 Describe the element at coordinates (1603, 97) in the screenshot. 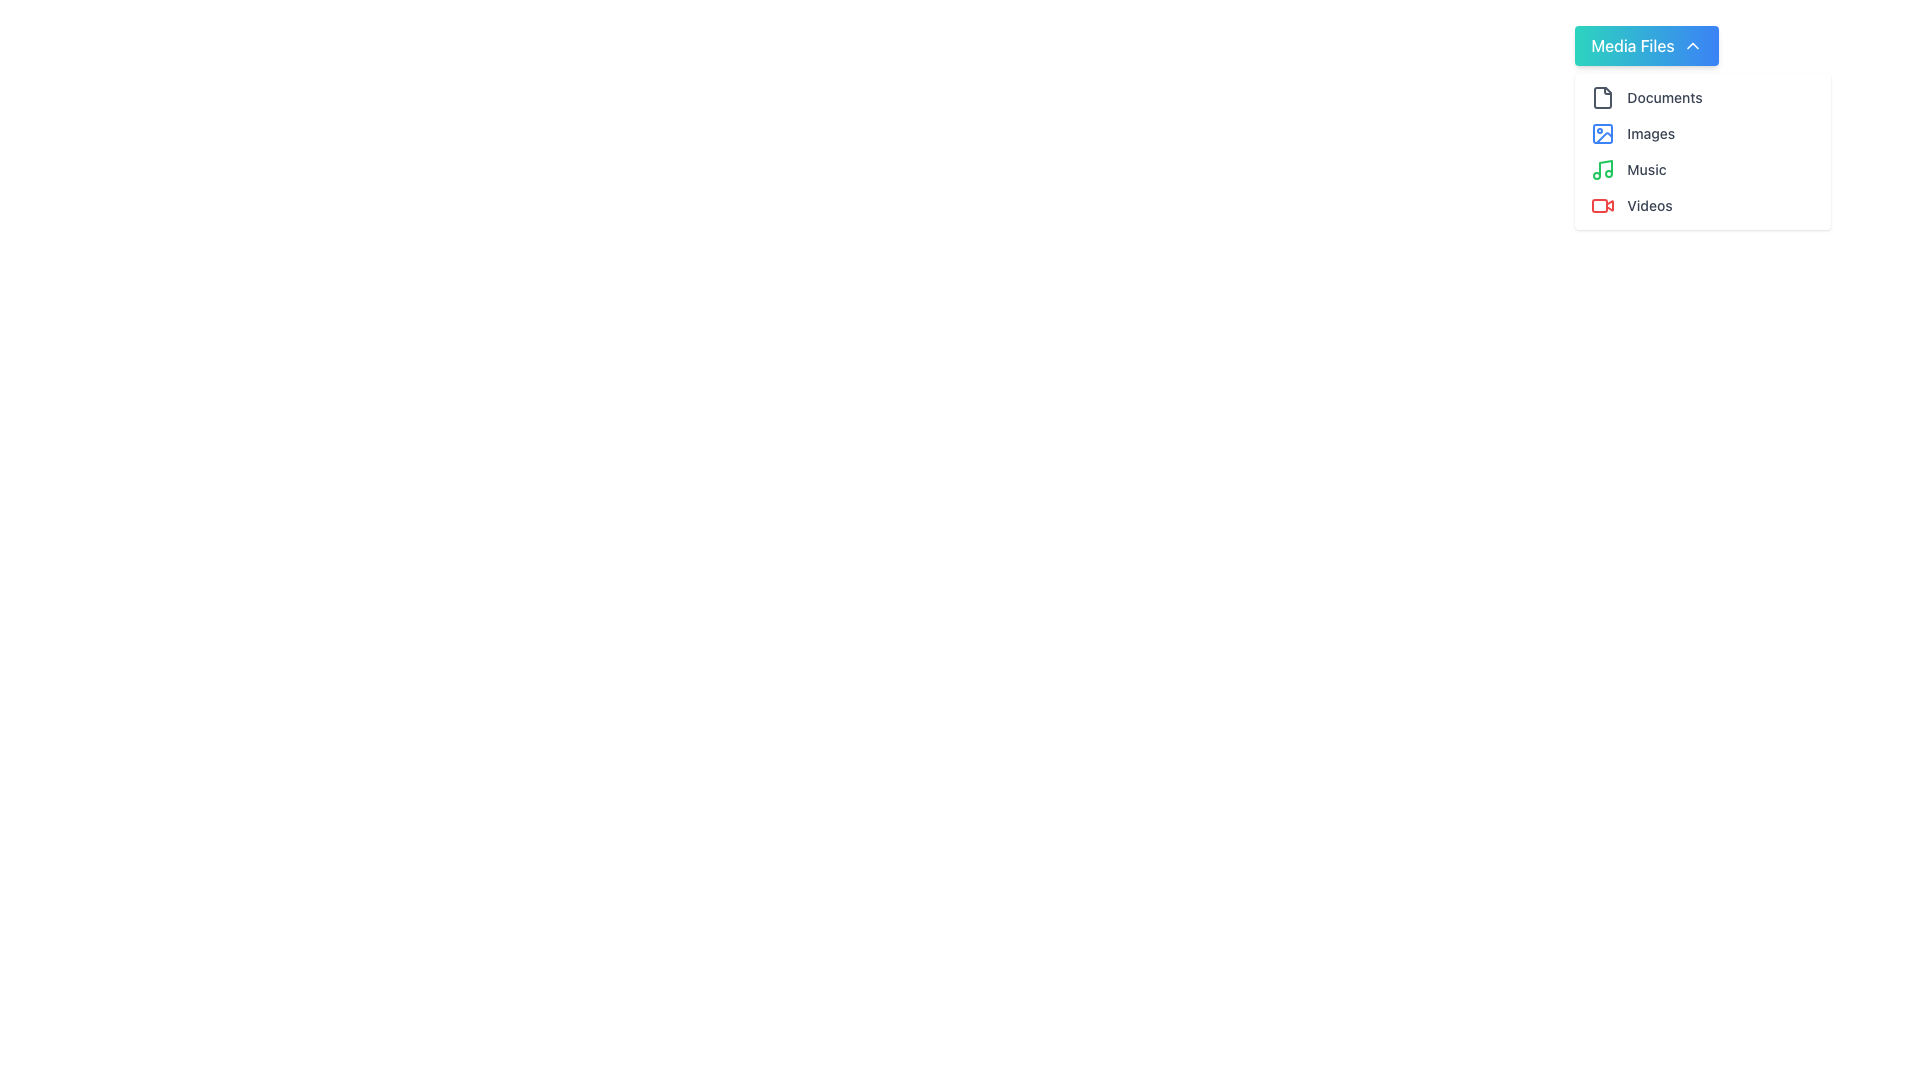

I see `the document icon located at the top left of the dropdown menu under 'Media Files'` at that location.